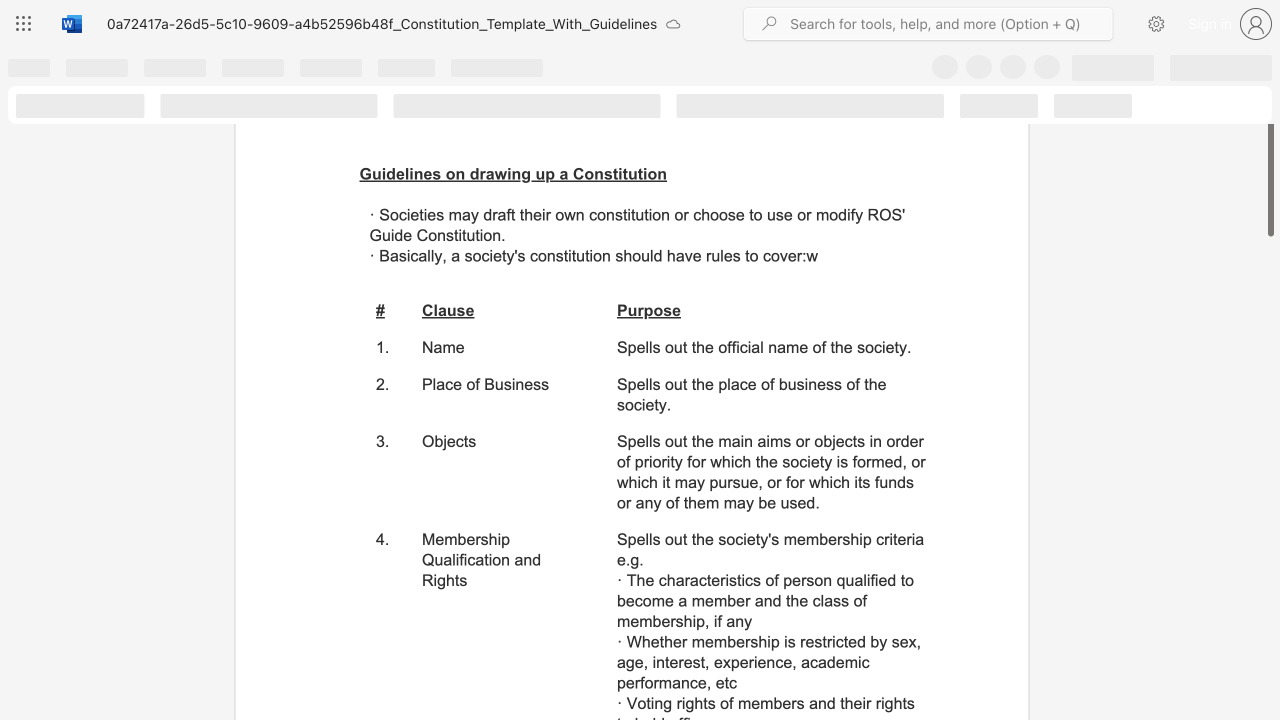 The image size is (1280, 720). I want to click on the subset text "ociety" within the text "society", so click(471, 255).